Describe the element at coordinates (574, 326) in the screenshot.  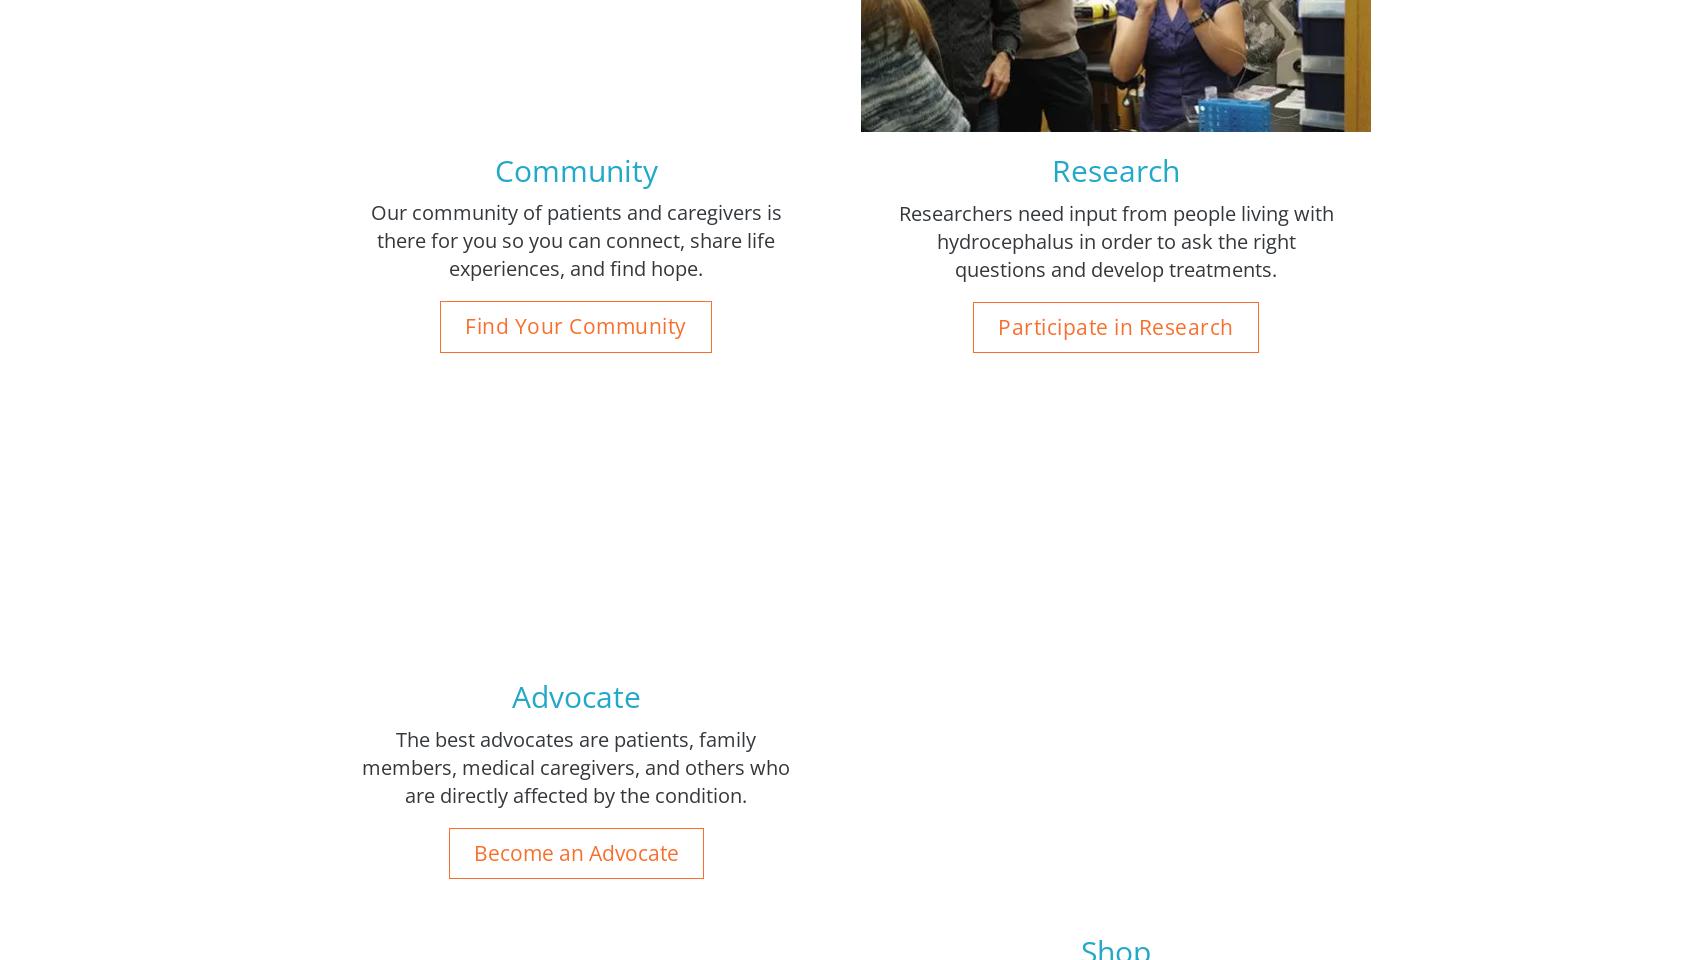
I see `'Find Your Community'` at that location.